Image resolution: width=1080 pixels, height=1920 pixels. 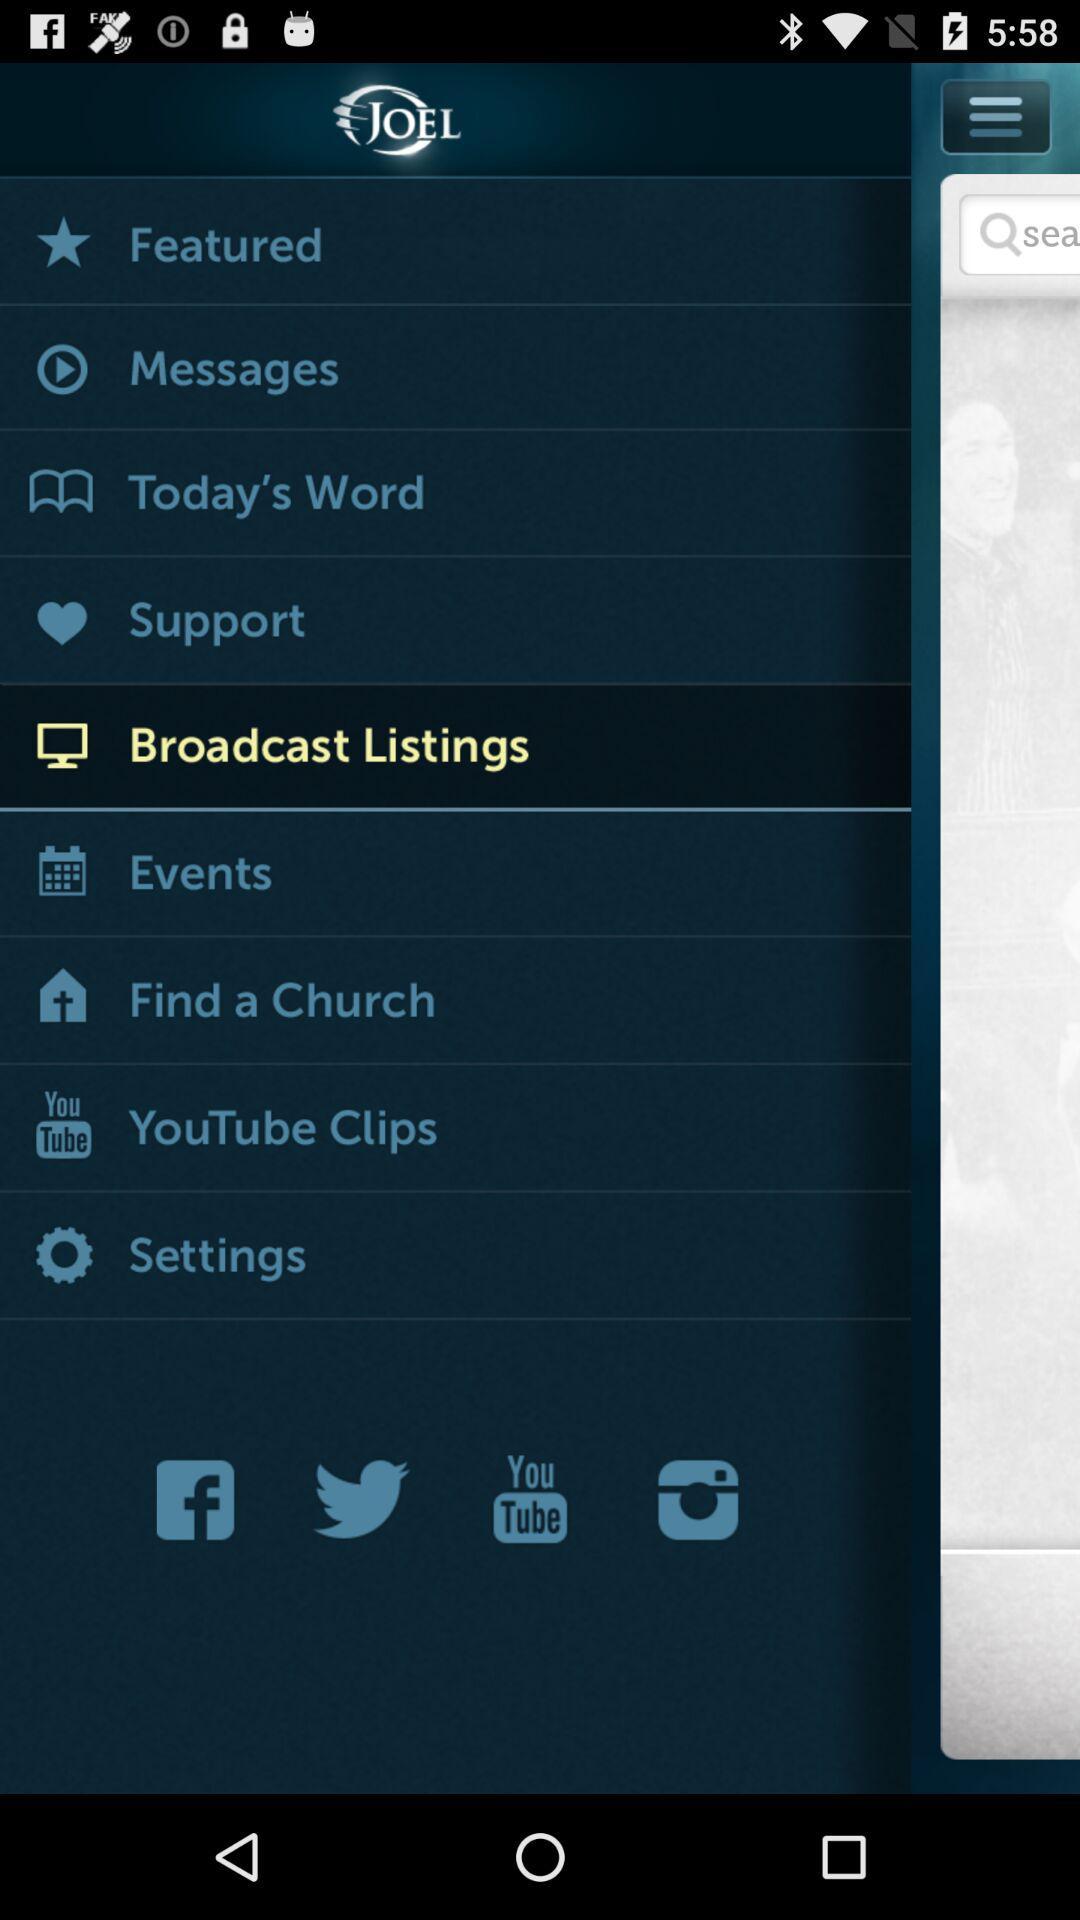 I want to click on search, so click(x=1019, y=234).